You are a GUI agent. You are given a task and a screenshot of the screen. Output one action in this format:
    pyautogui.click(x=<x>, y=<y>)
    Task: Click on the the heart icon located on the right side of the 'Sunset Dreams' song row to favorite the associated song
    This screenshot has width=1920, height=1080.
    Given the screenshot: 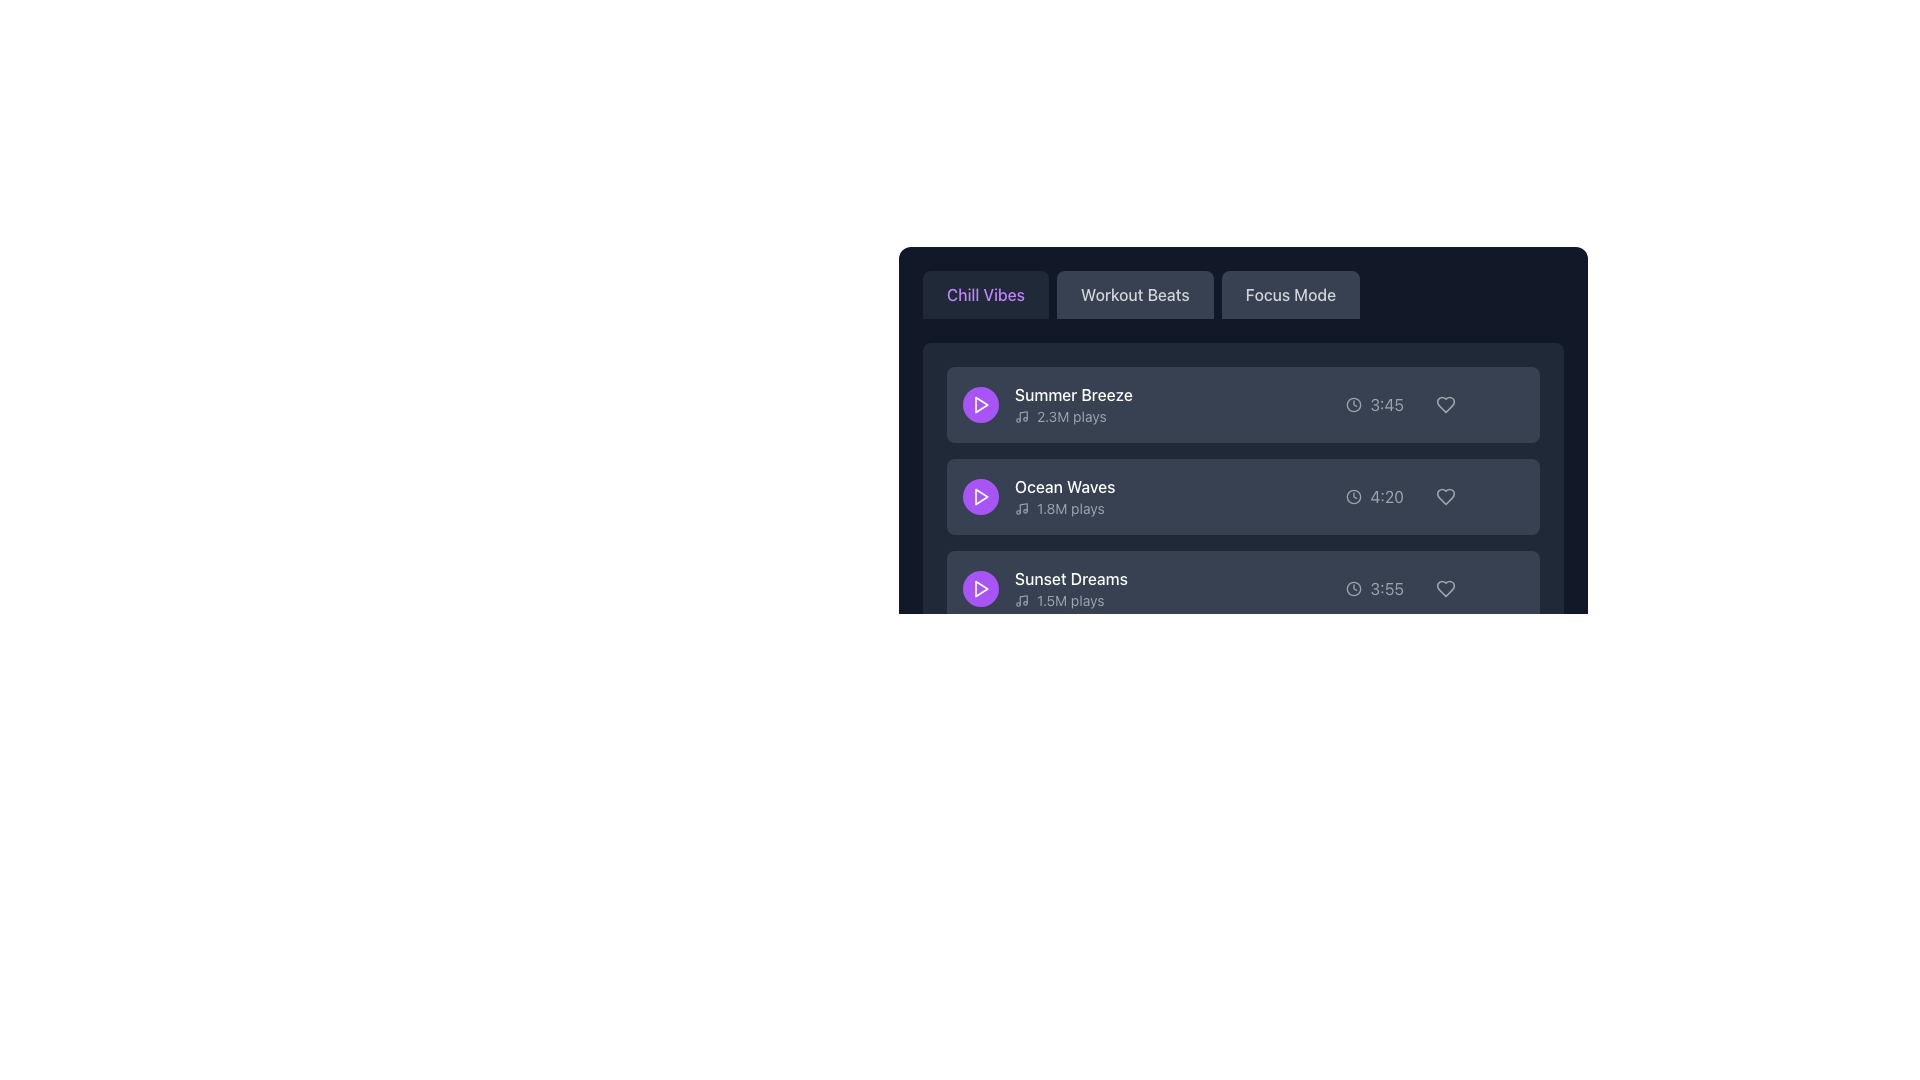 What is the action you would take?
    pyautogui.click(x=1445, y=588)
    